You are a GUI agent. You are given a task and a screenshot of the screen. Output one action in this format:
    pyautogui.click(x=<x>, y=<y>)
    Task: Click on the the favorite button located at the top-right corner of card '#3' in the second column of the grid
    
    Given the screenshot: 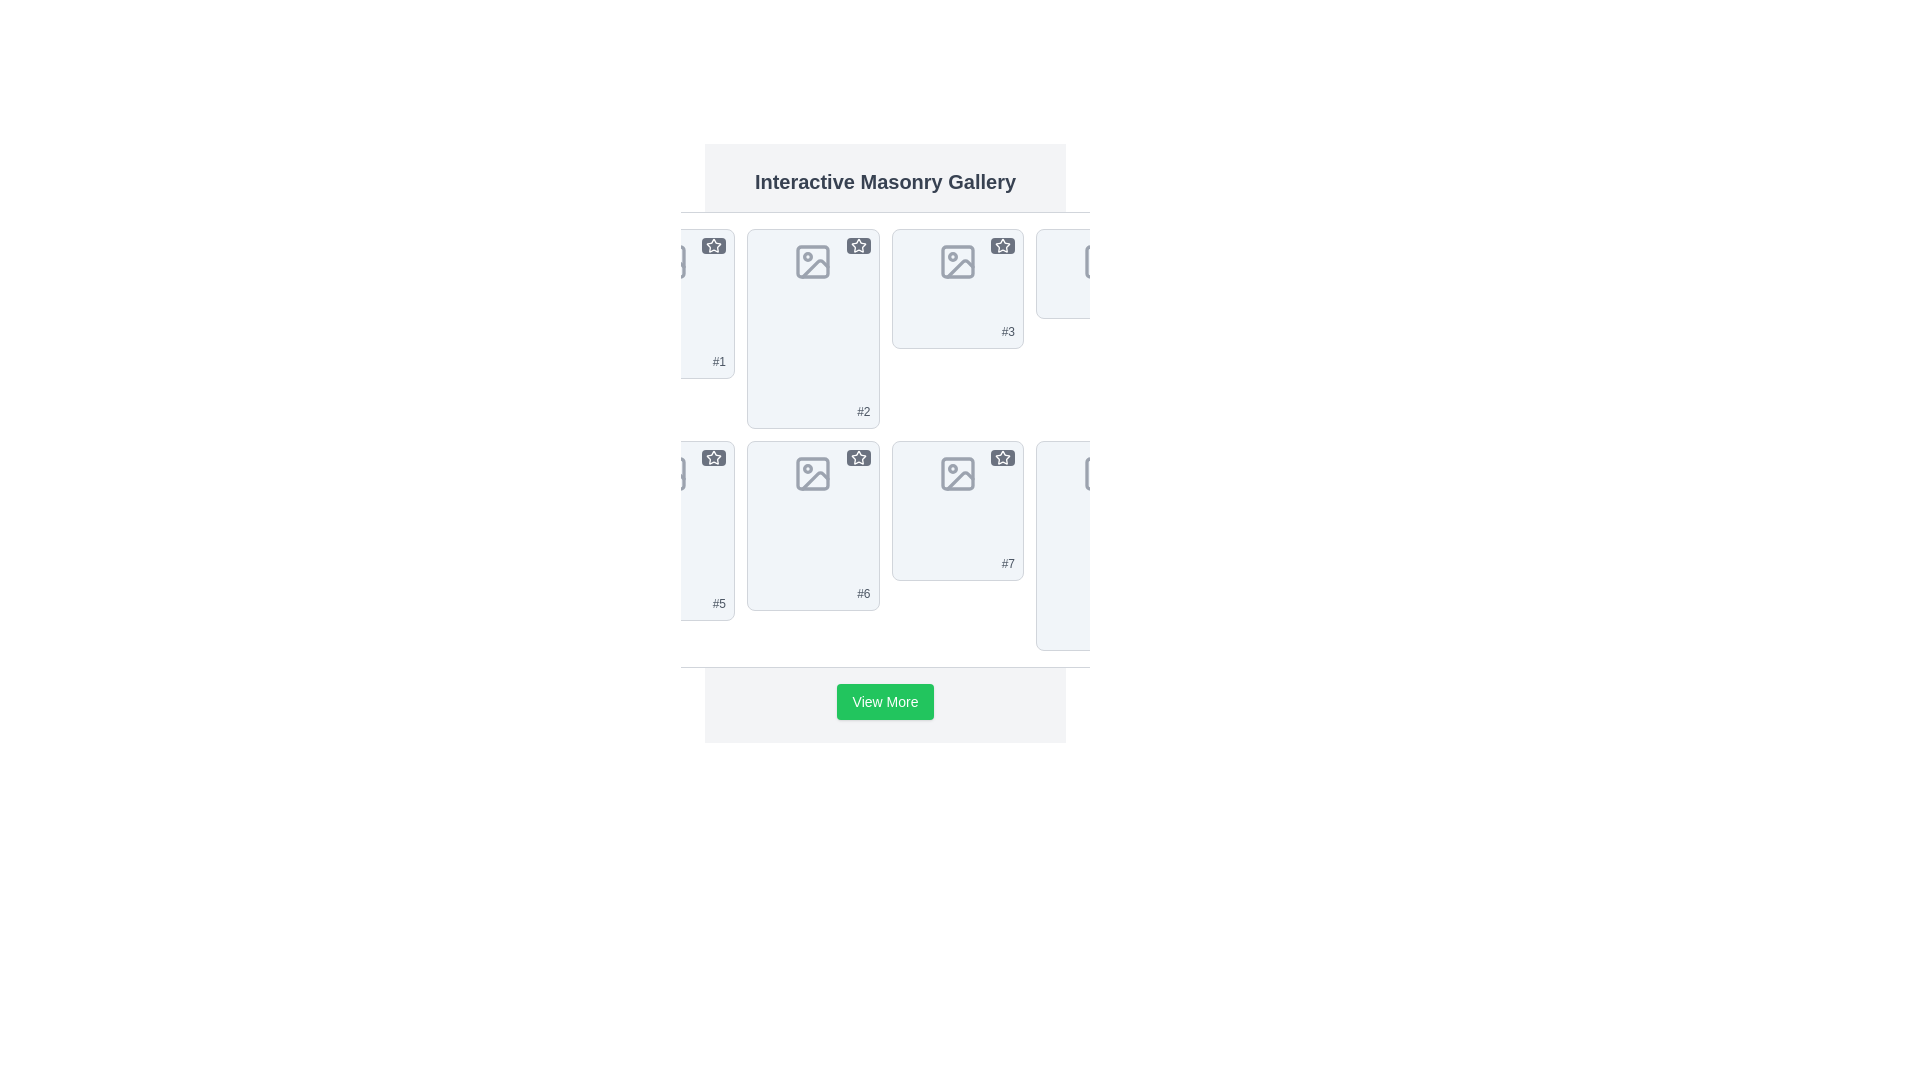 What is the action you would take?
    pyautogui.click(x=1003, y=245)
    